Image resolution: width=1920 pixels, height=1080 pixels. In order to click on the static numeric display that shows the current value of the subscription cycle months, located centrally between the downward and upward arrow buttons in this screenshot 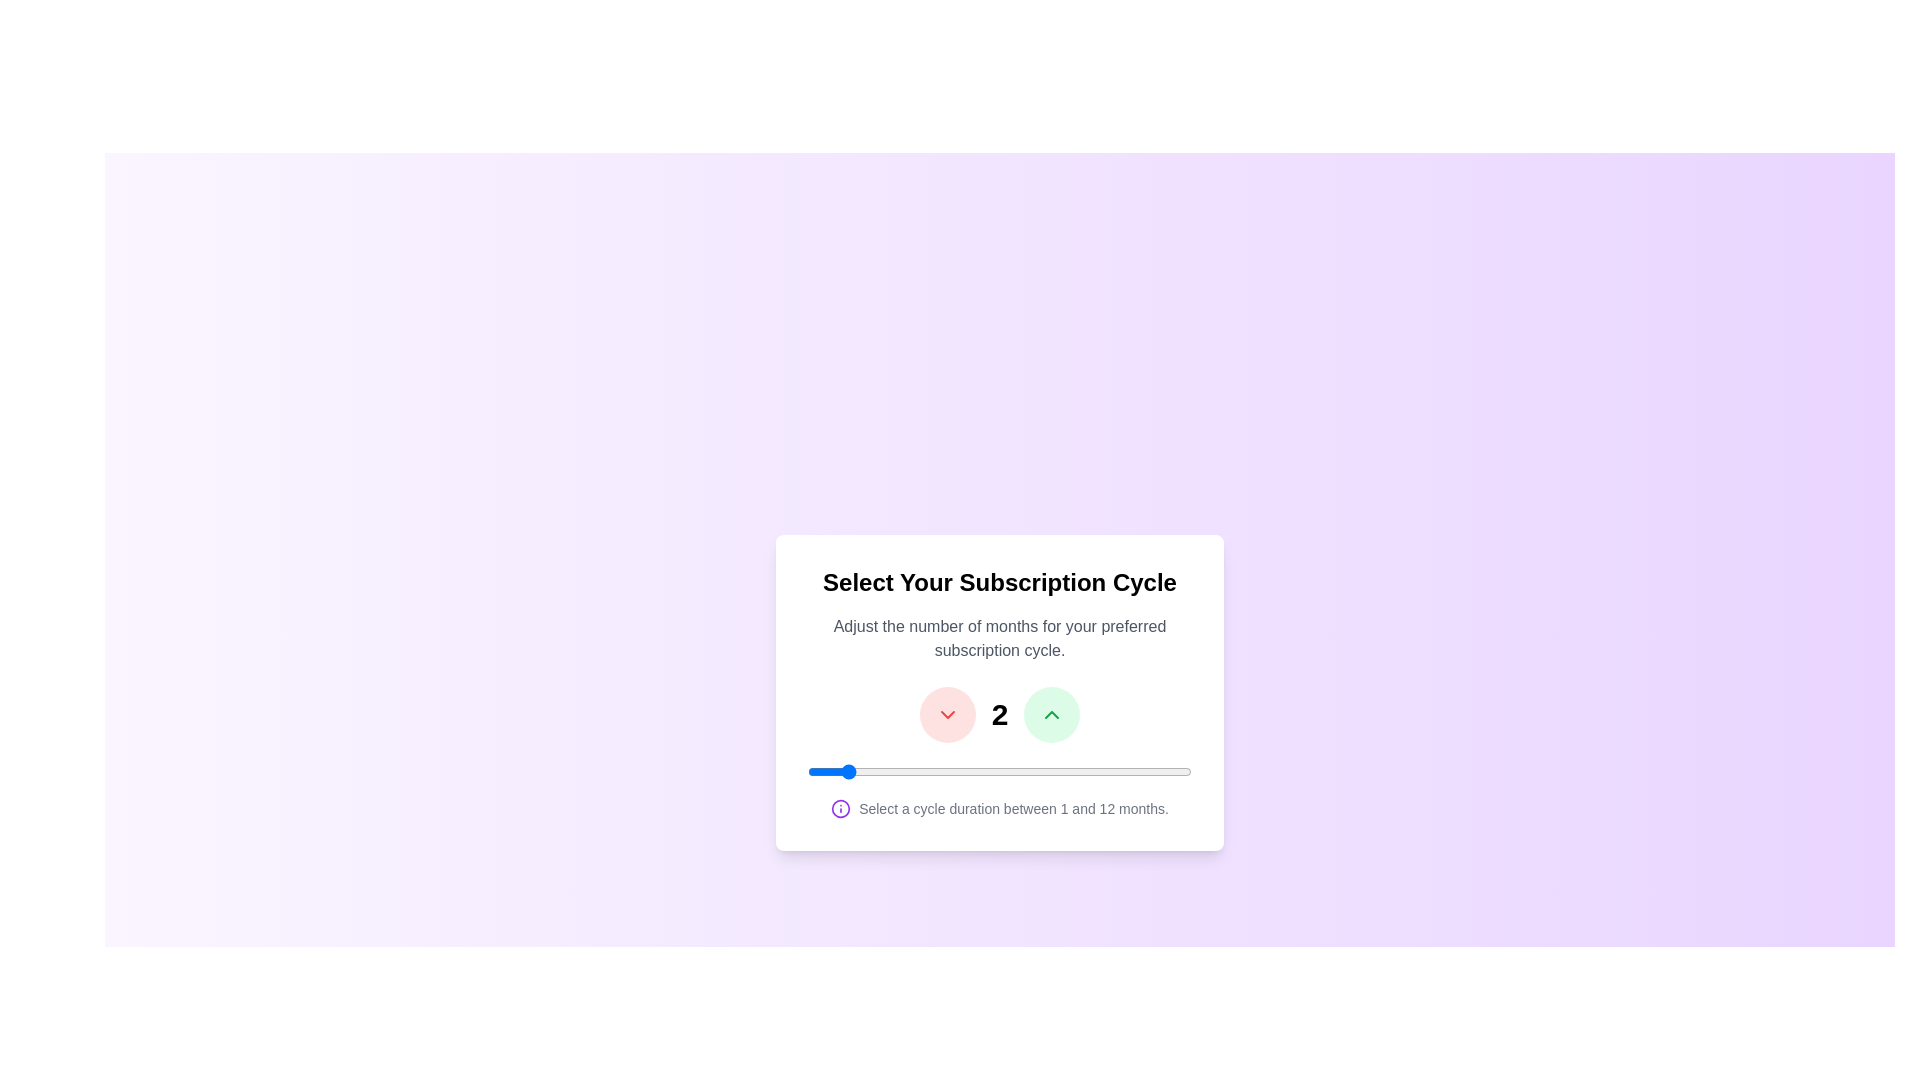, I will do `click(999, 713)`.